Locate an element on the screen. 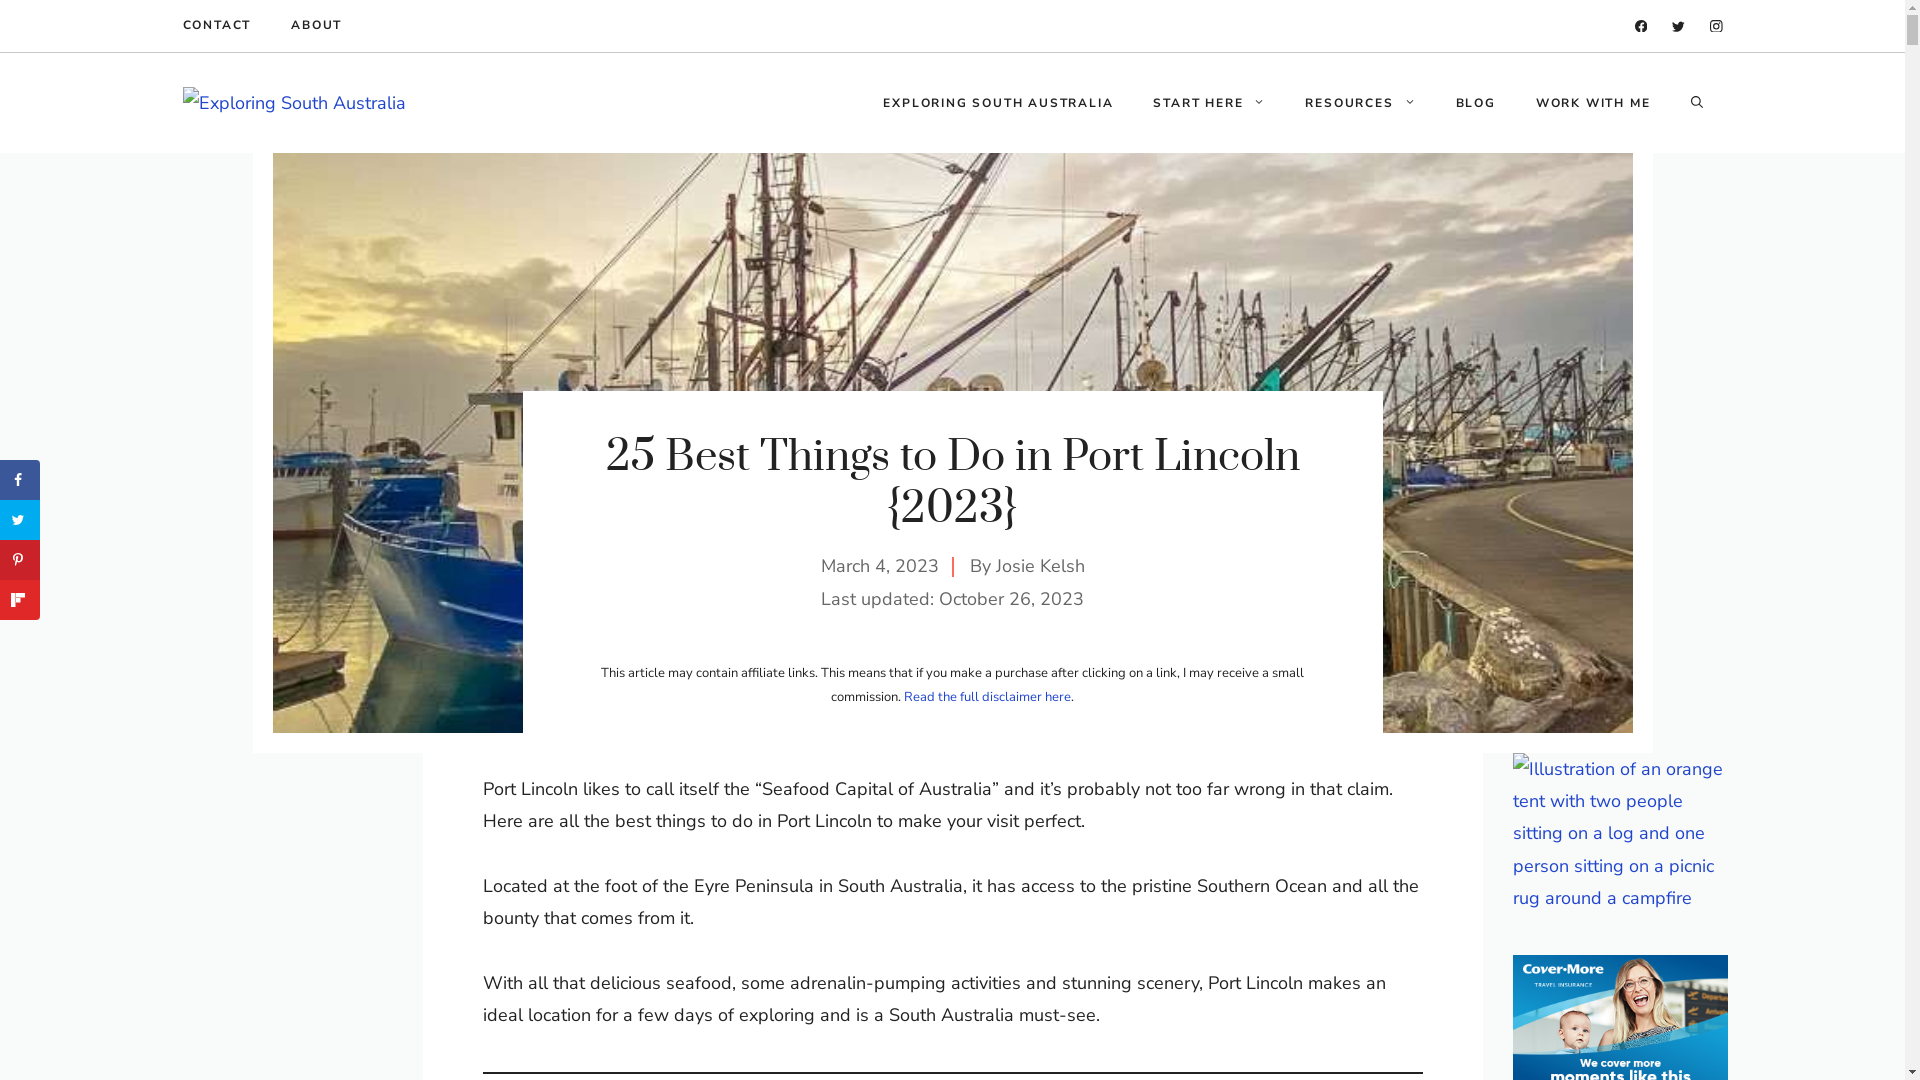  'Share on Flipboard' is located at coordinates (19, 599).